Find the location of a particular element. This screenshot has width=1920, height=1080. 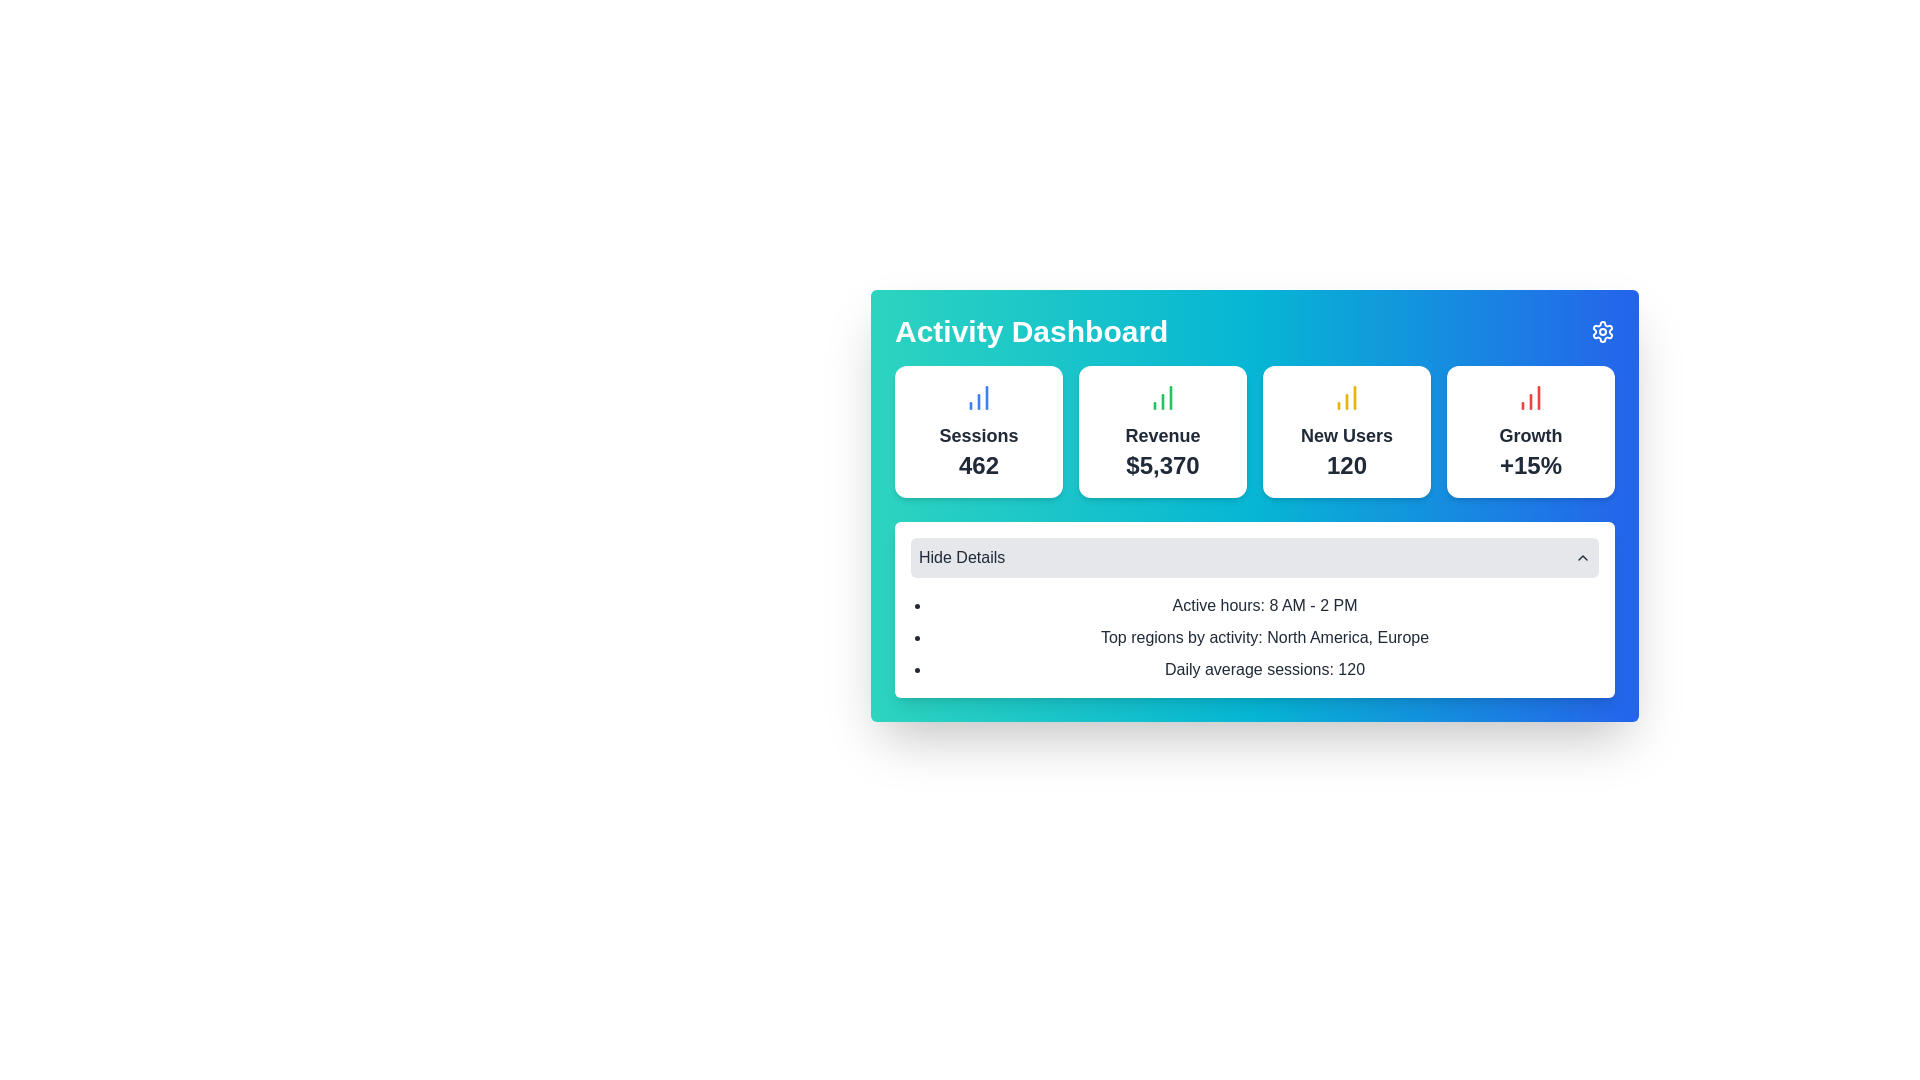

the revenue information displayed on the second informational card in the top row of the dashboard, which summarizes revenue data with a chart icon, title, and value is located at coordinates (1162, 431).